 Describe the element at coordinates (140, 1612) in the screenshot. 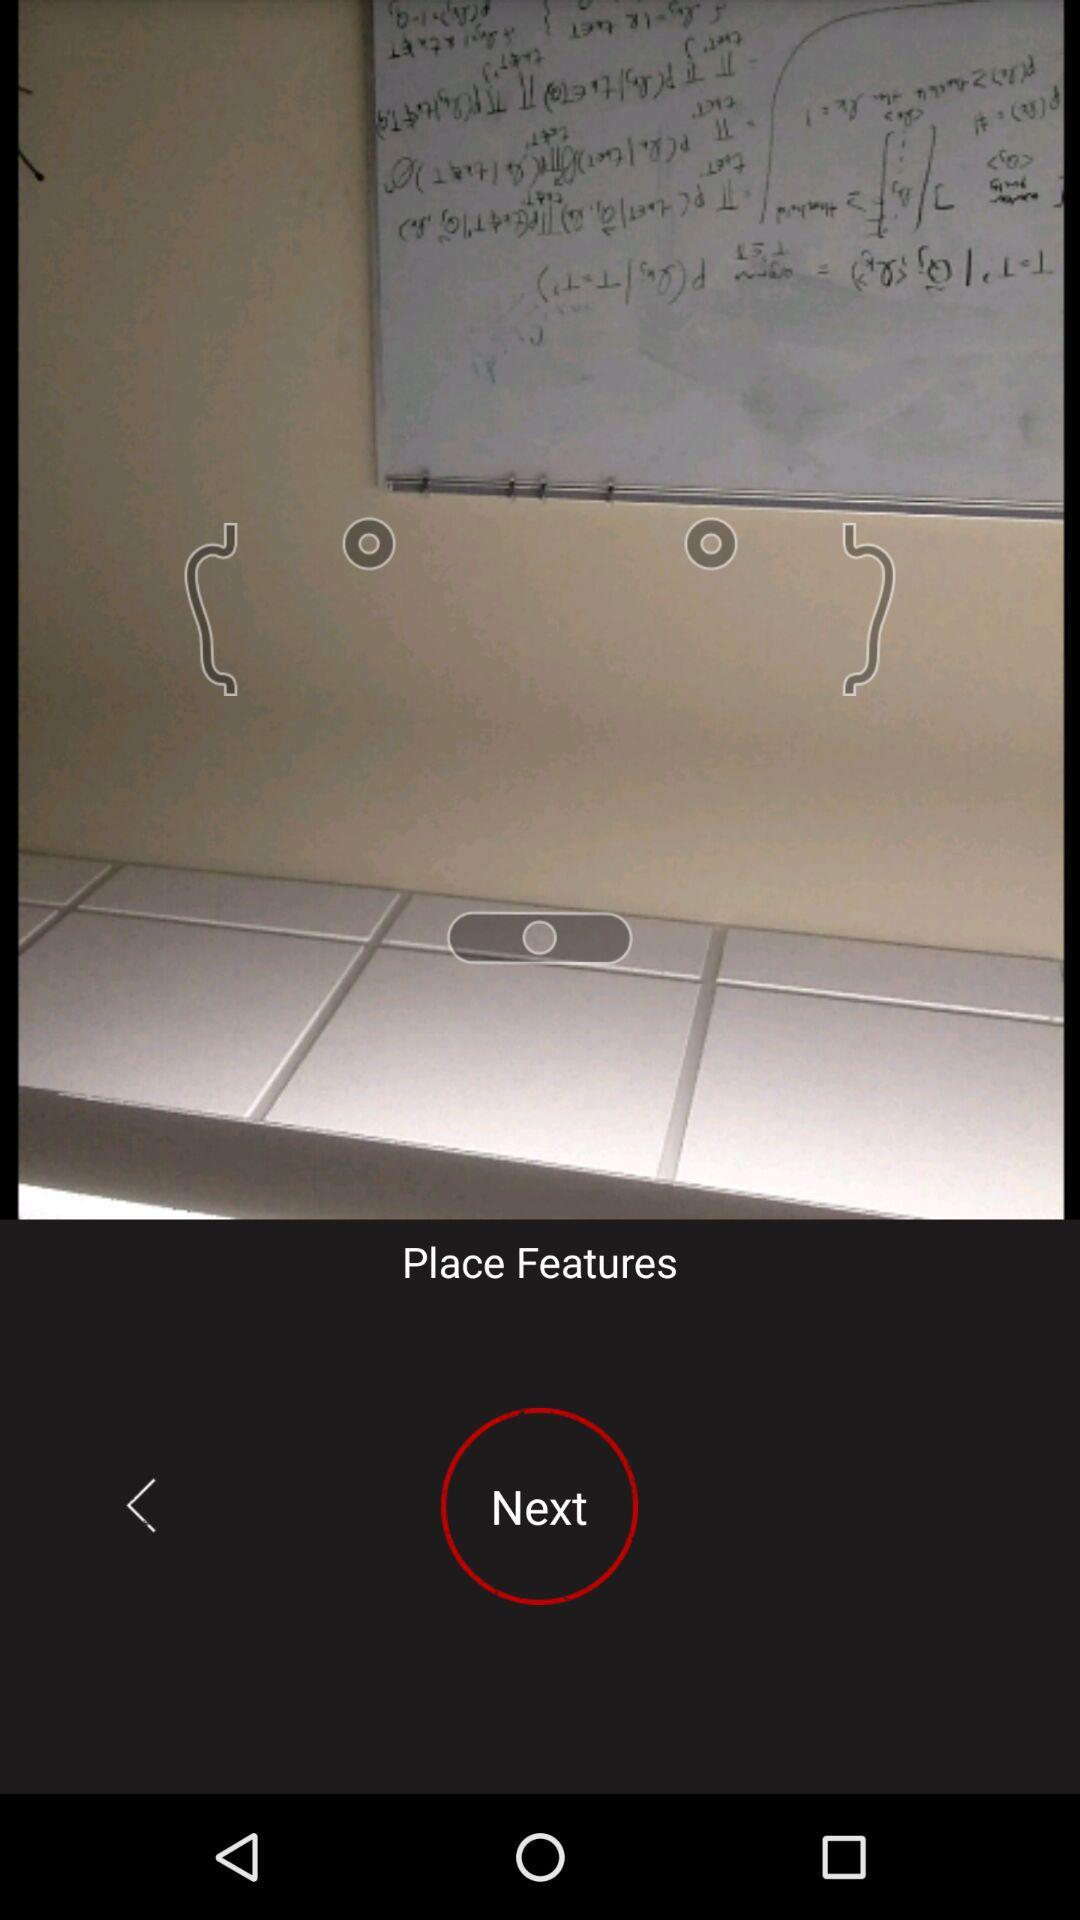

I see `the arrow_backward icon` at that location.